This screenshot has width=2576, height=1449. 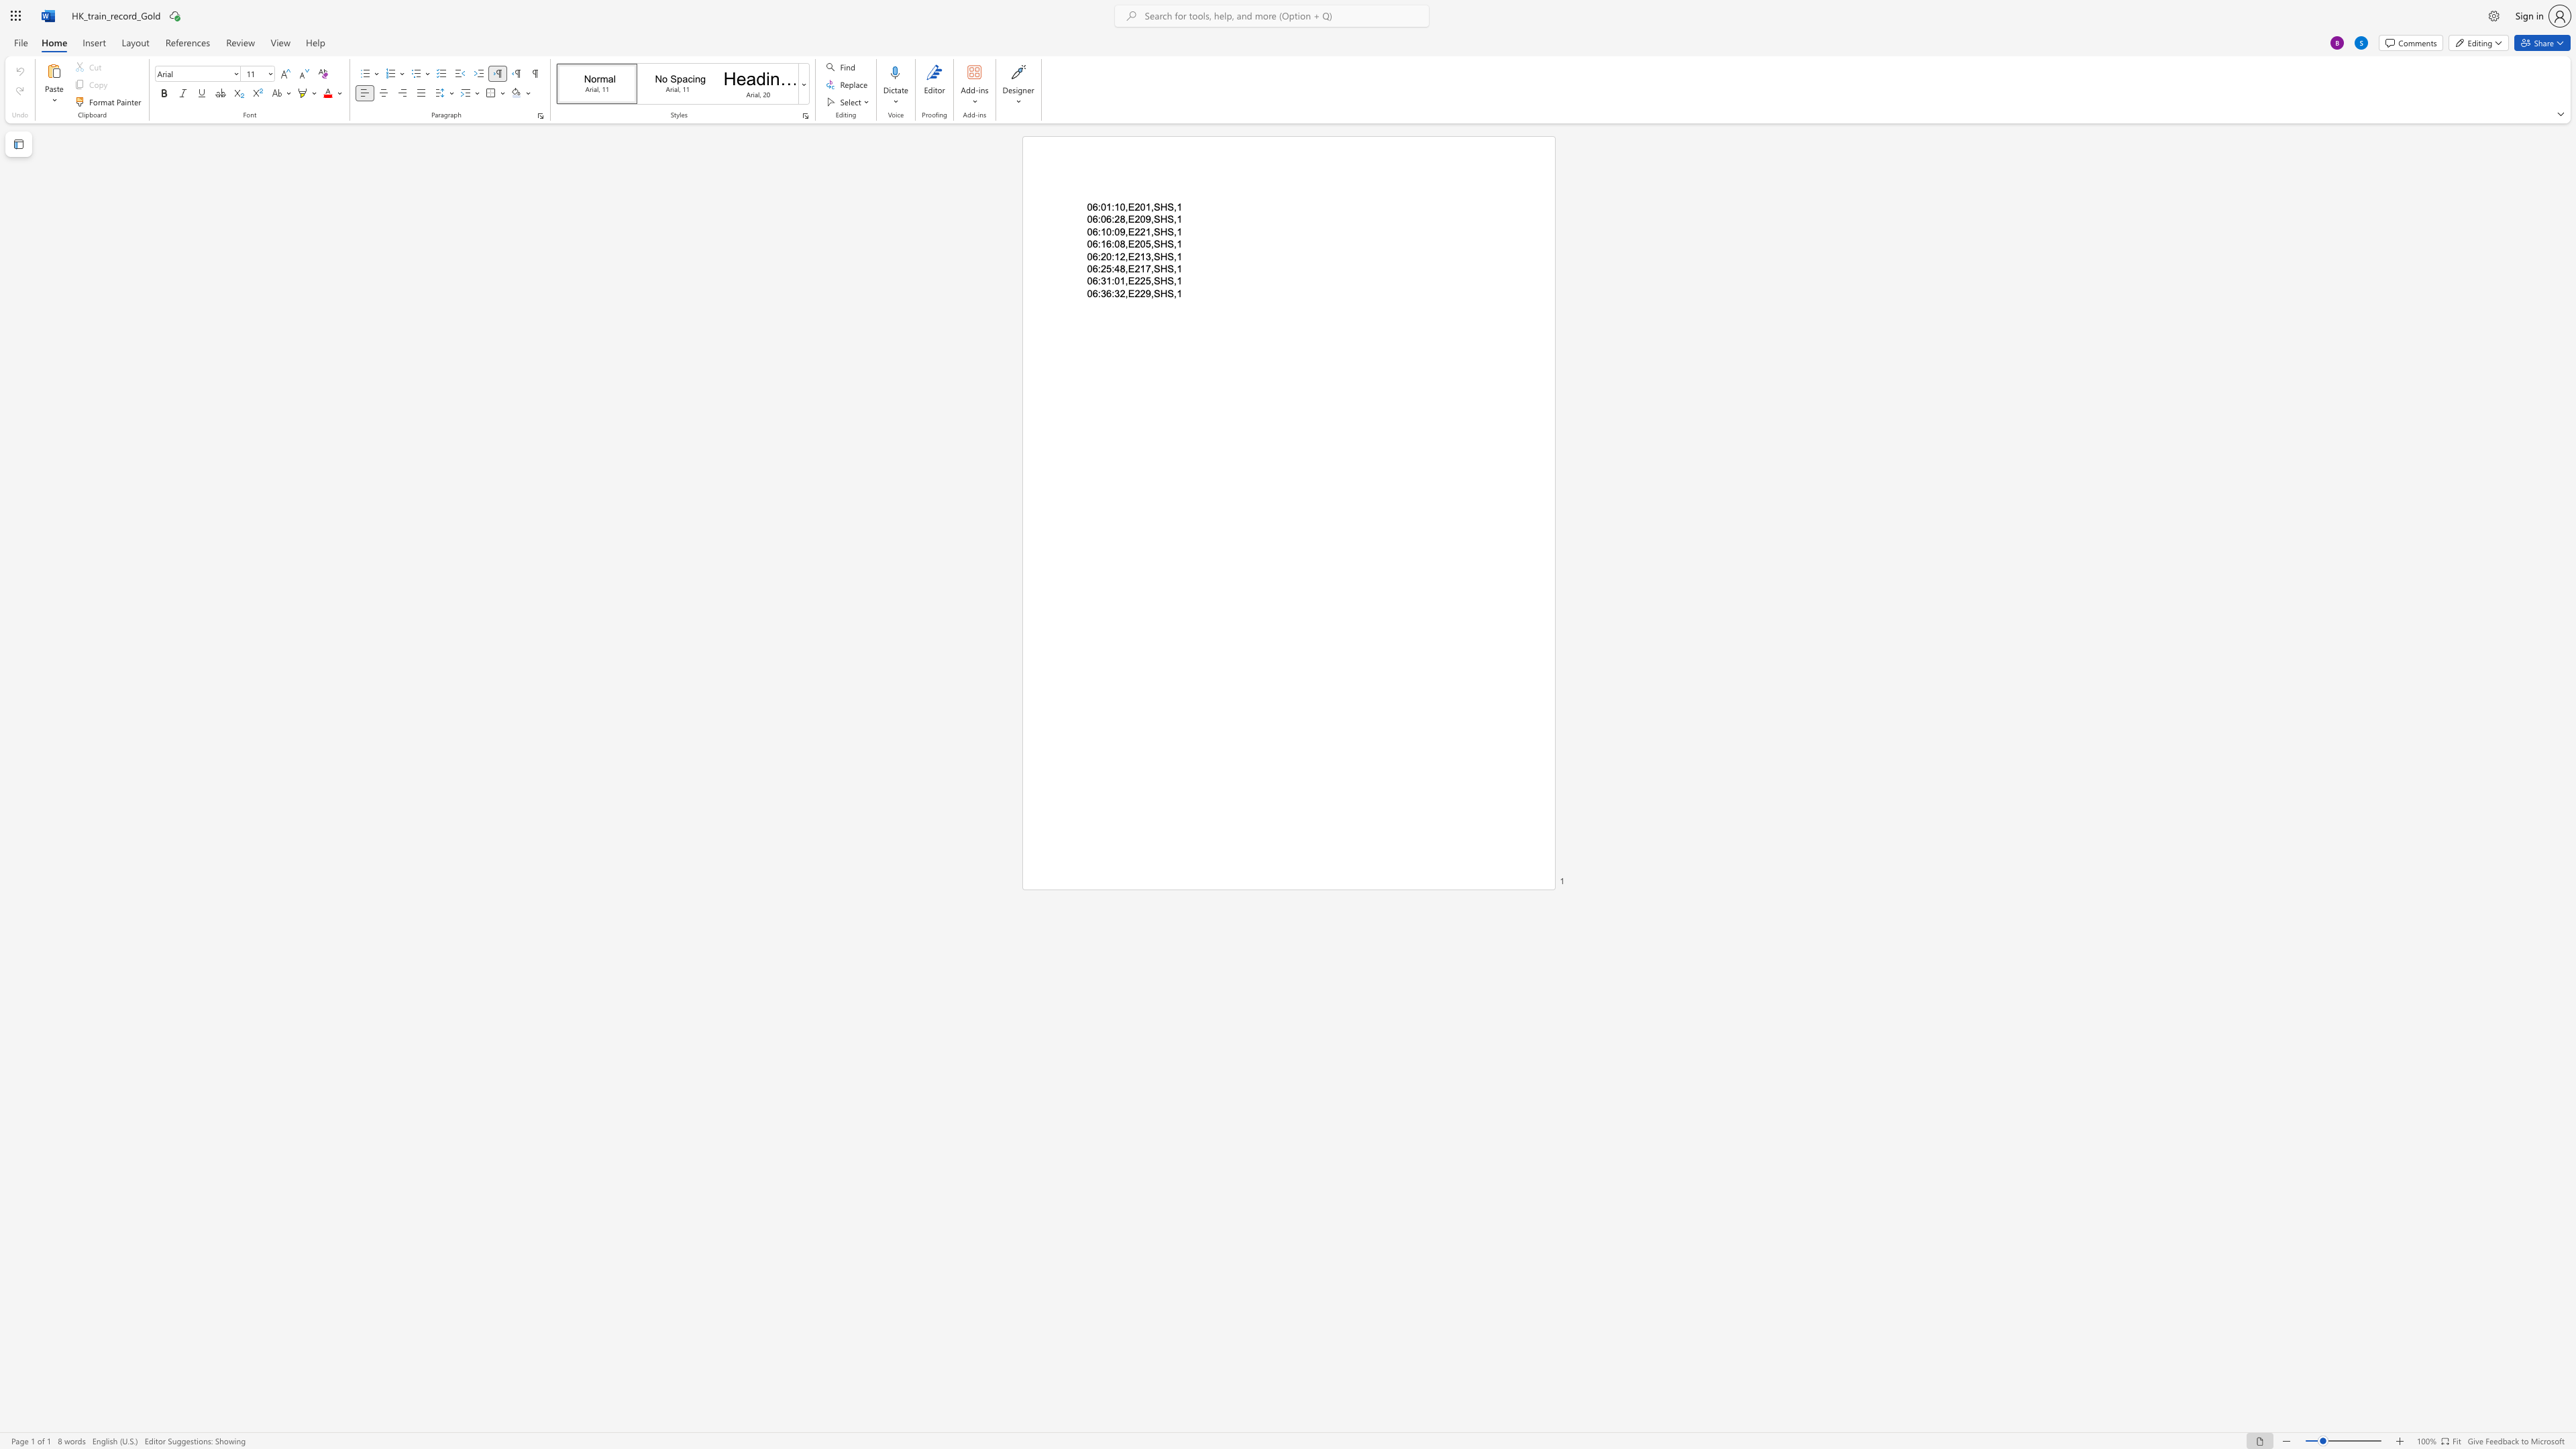 What do you see at coordinates (1136, 256) in the screenshot?
I see `the 3th character "2" in the text` at bounding box center [1136, 256].